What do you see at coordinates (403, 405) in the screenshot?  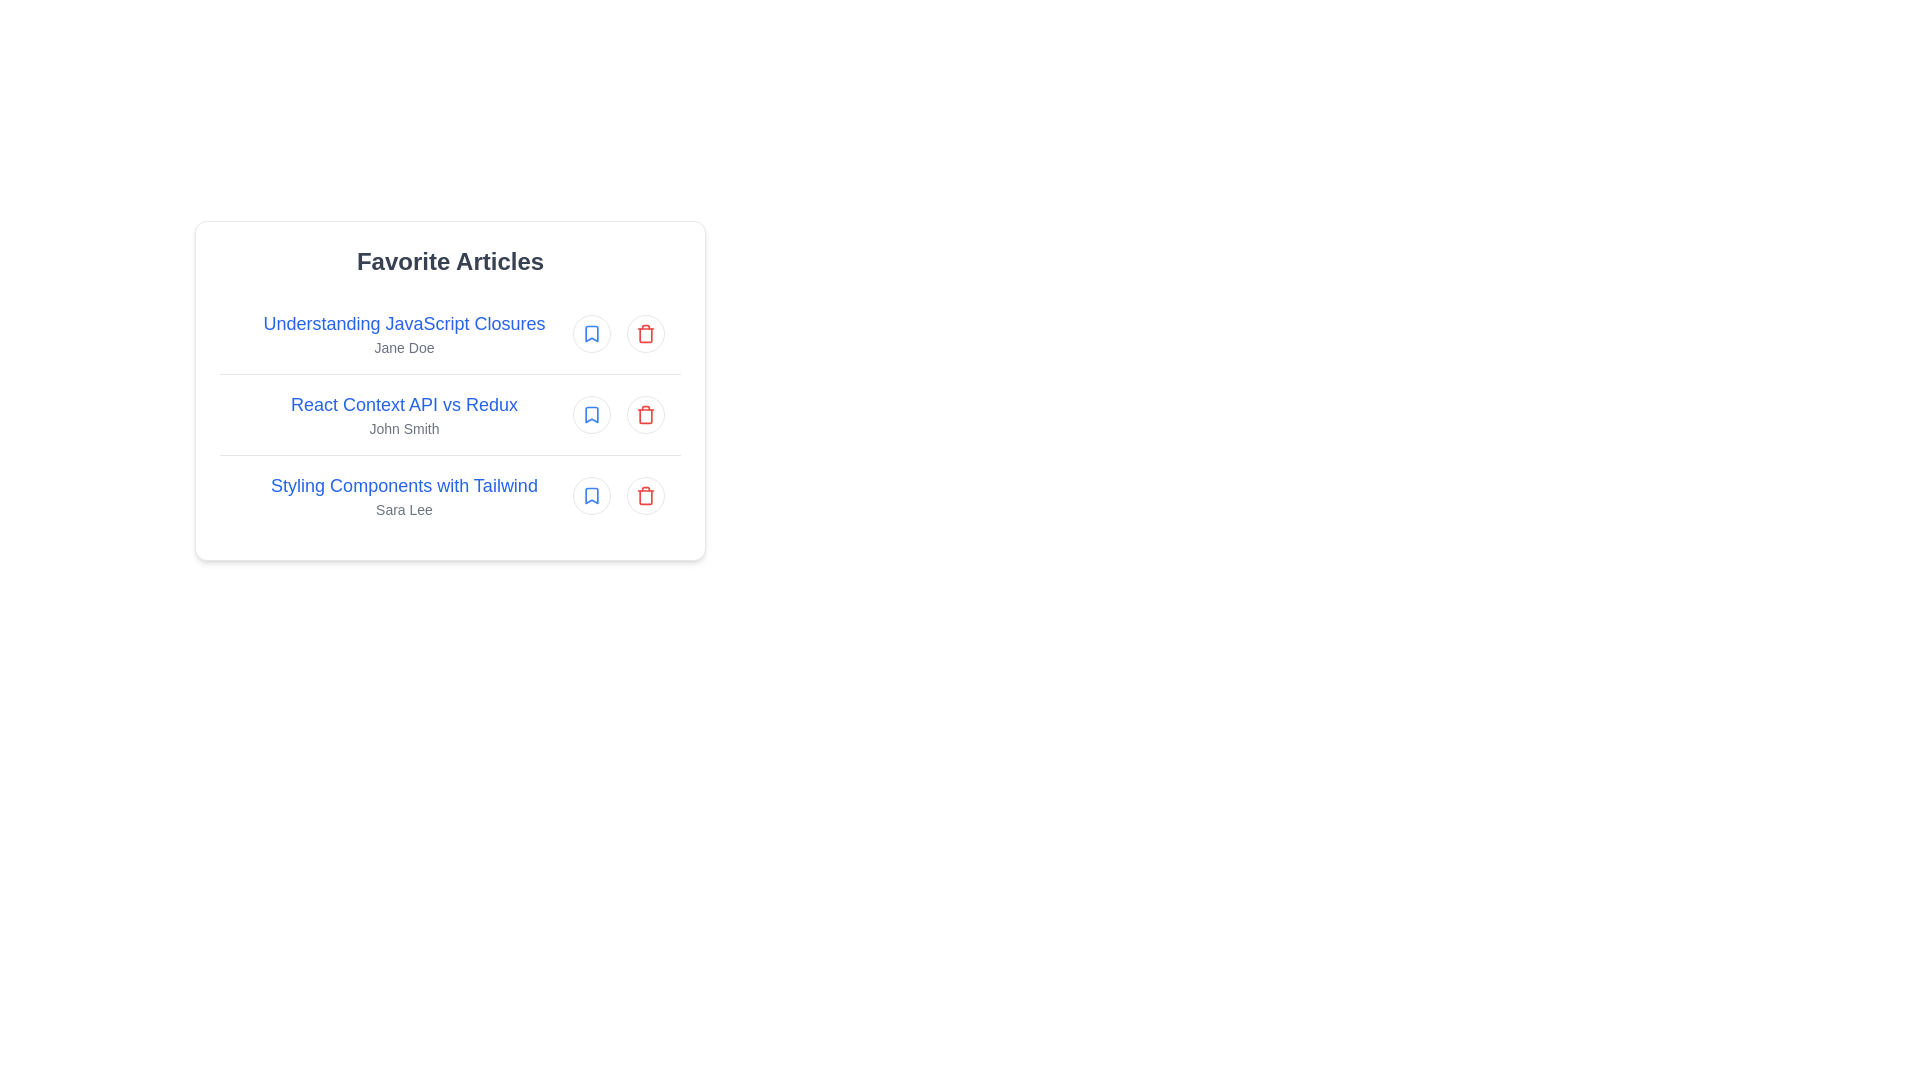 I see `the article title React Context API vs Redux to read more` at bounding box center [403, 405].